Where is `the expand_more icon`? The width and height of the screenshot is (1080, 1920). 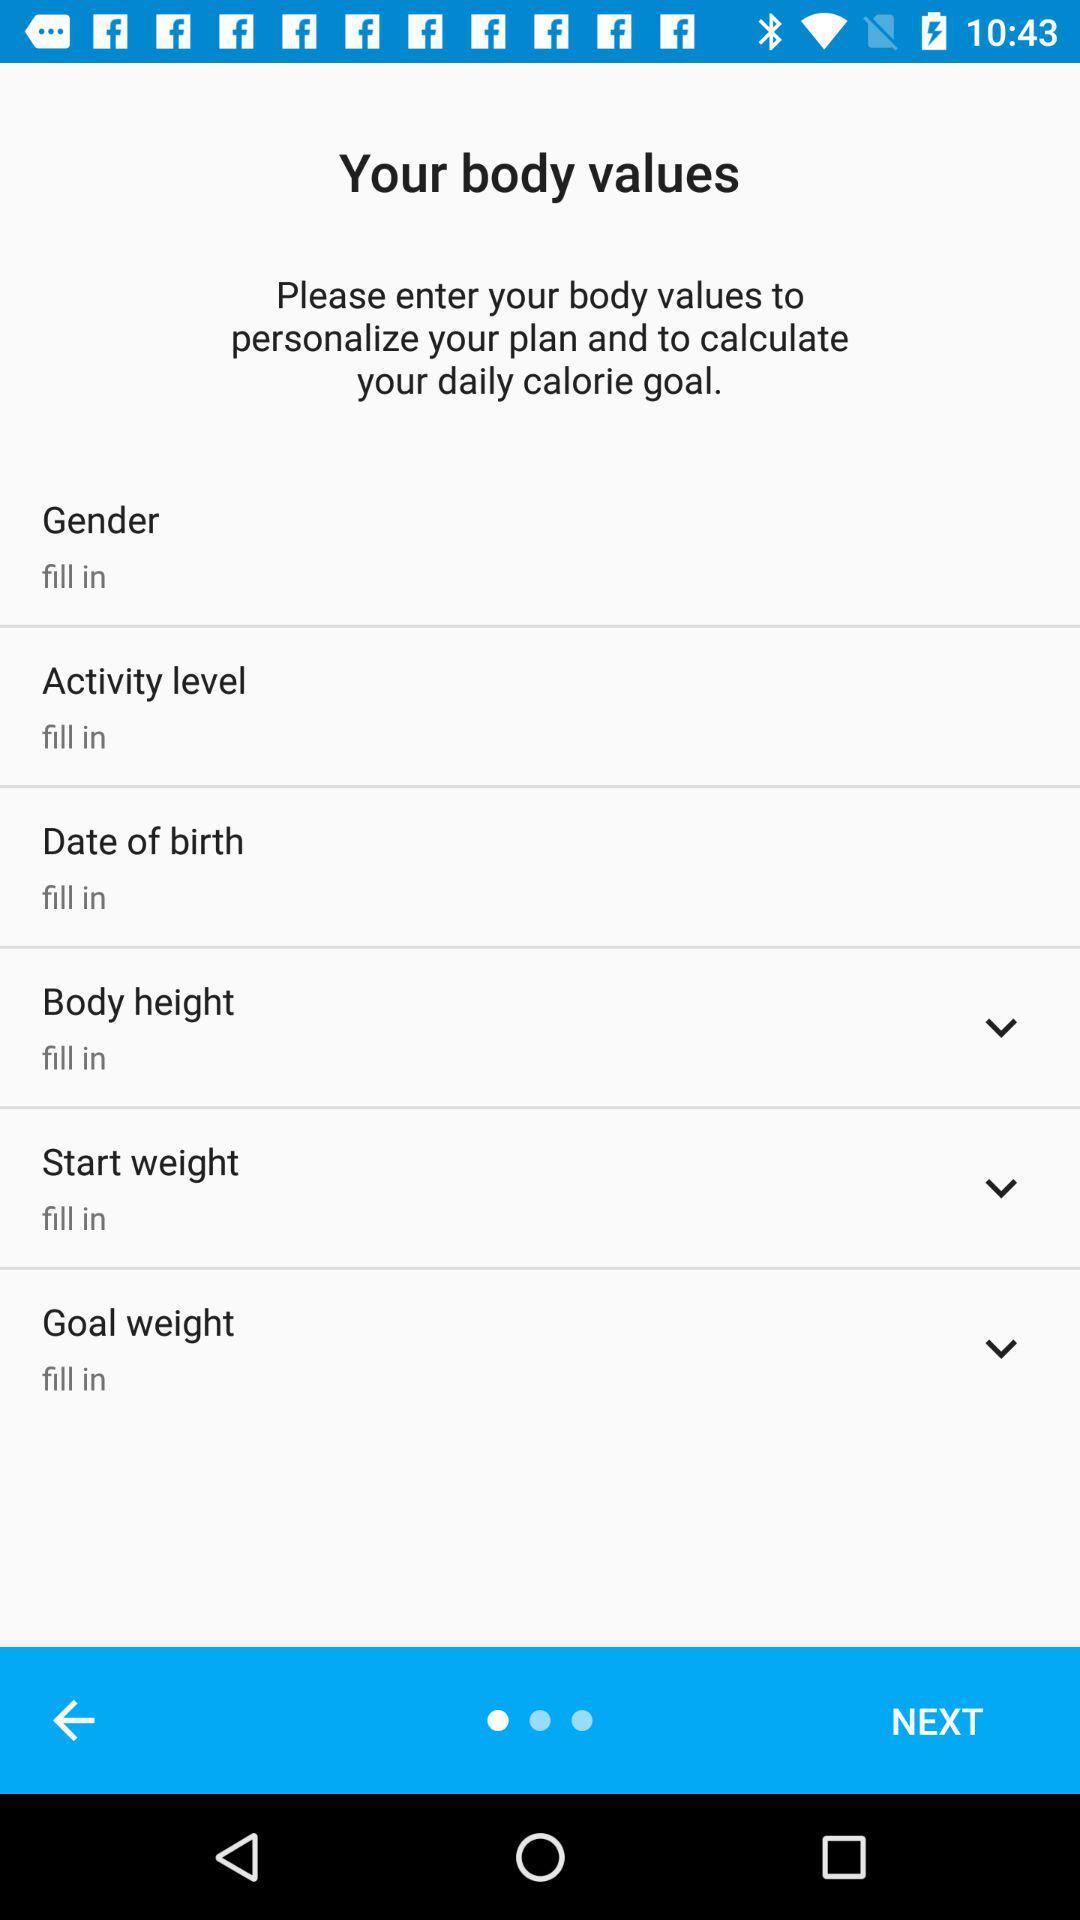
the expand_more icon is located at coordinates (1001, 1027).